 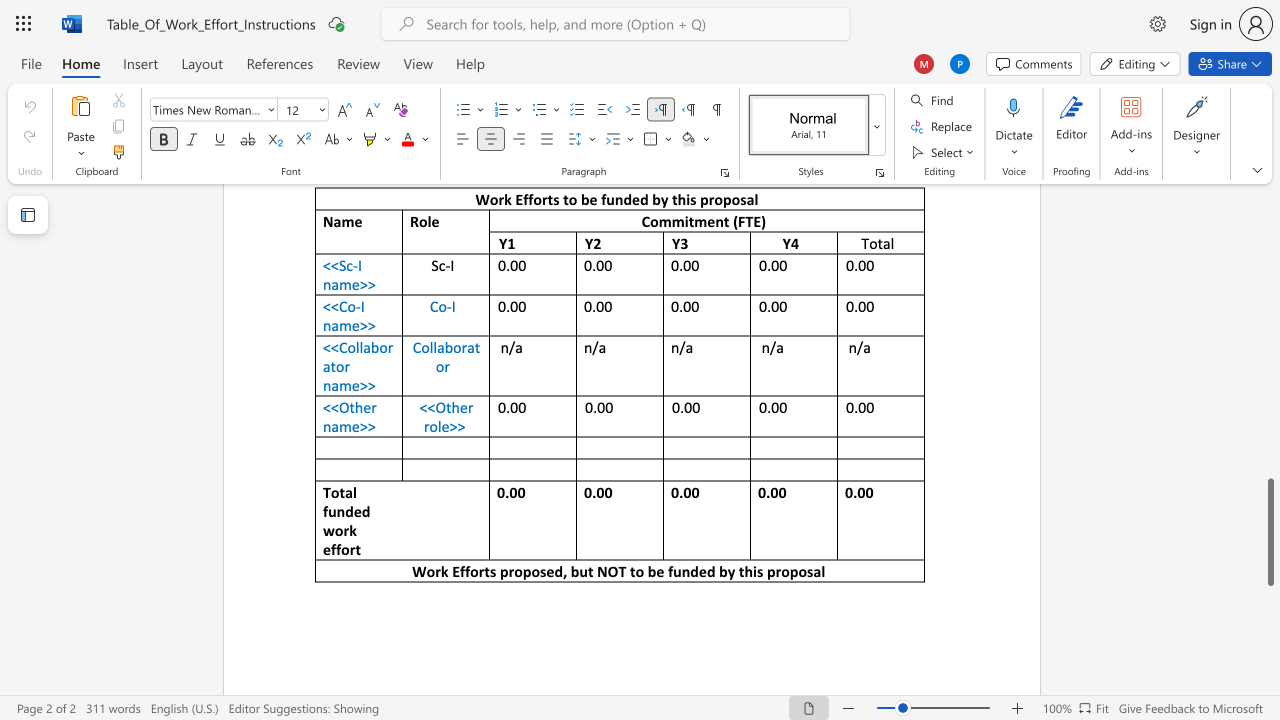 I want to click on the scrollbar to scroll the page up, so click(x=1269, y=220).